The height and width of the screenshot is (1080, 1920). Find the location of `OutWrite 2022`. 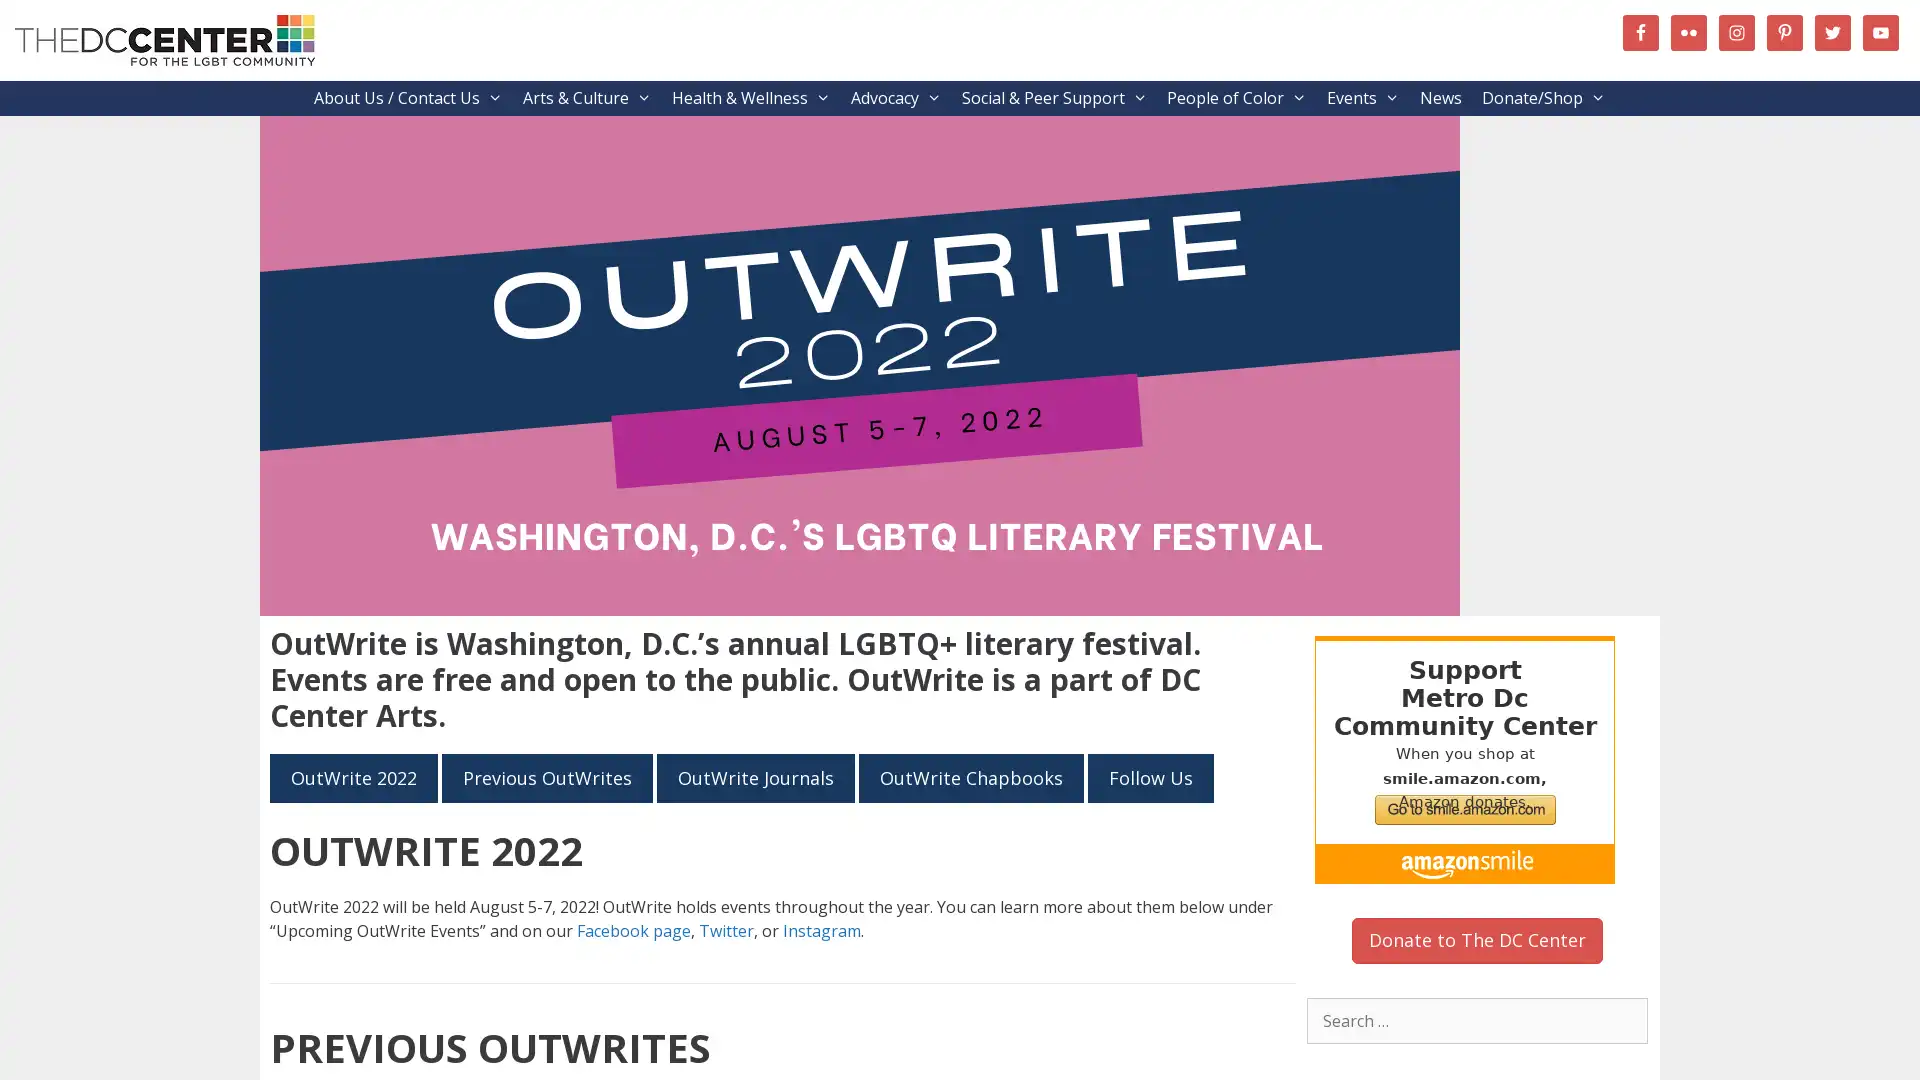

OutWrite 2022 is located at coordinates (354, 777).